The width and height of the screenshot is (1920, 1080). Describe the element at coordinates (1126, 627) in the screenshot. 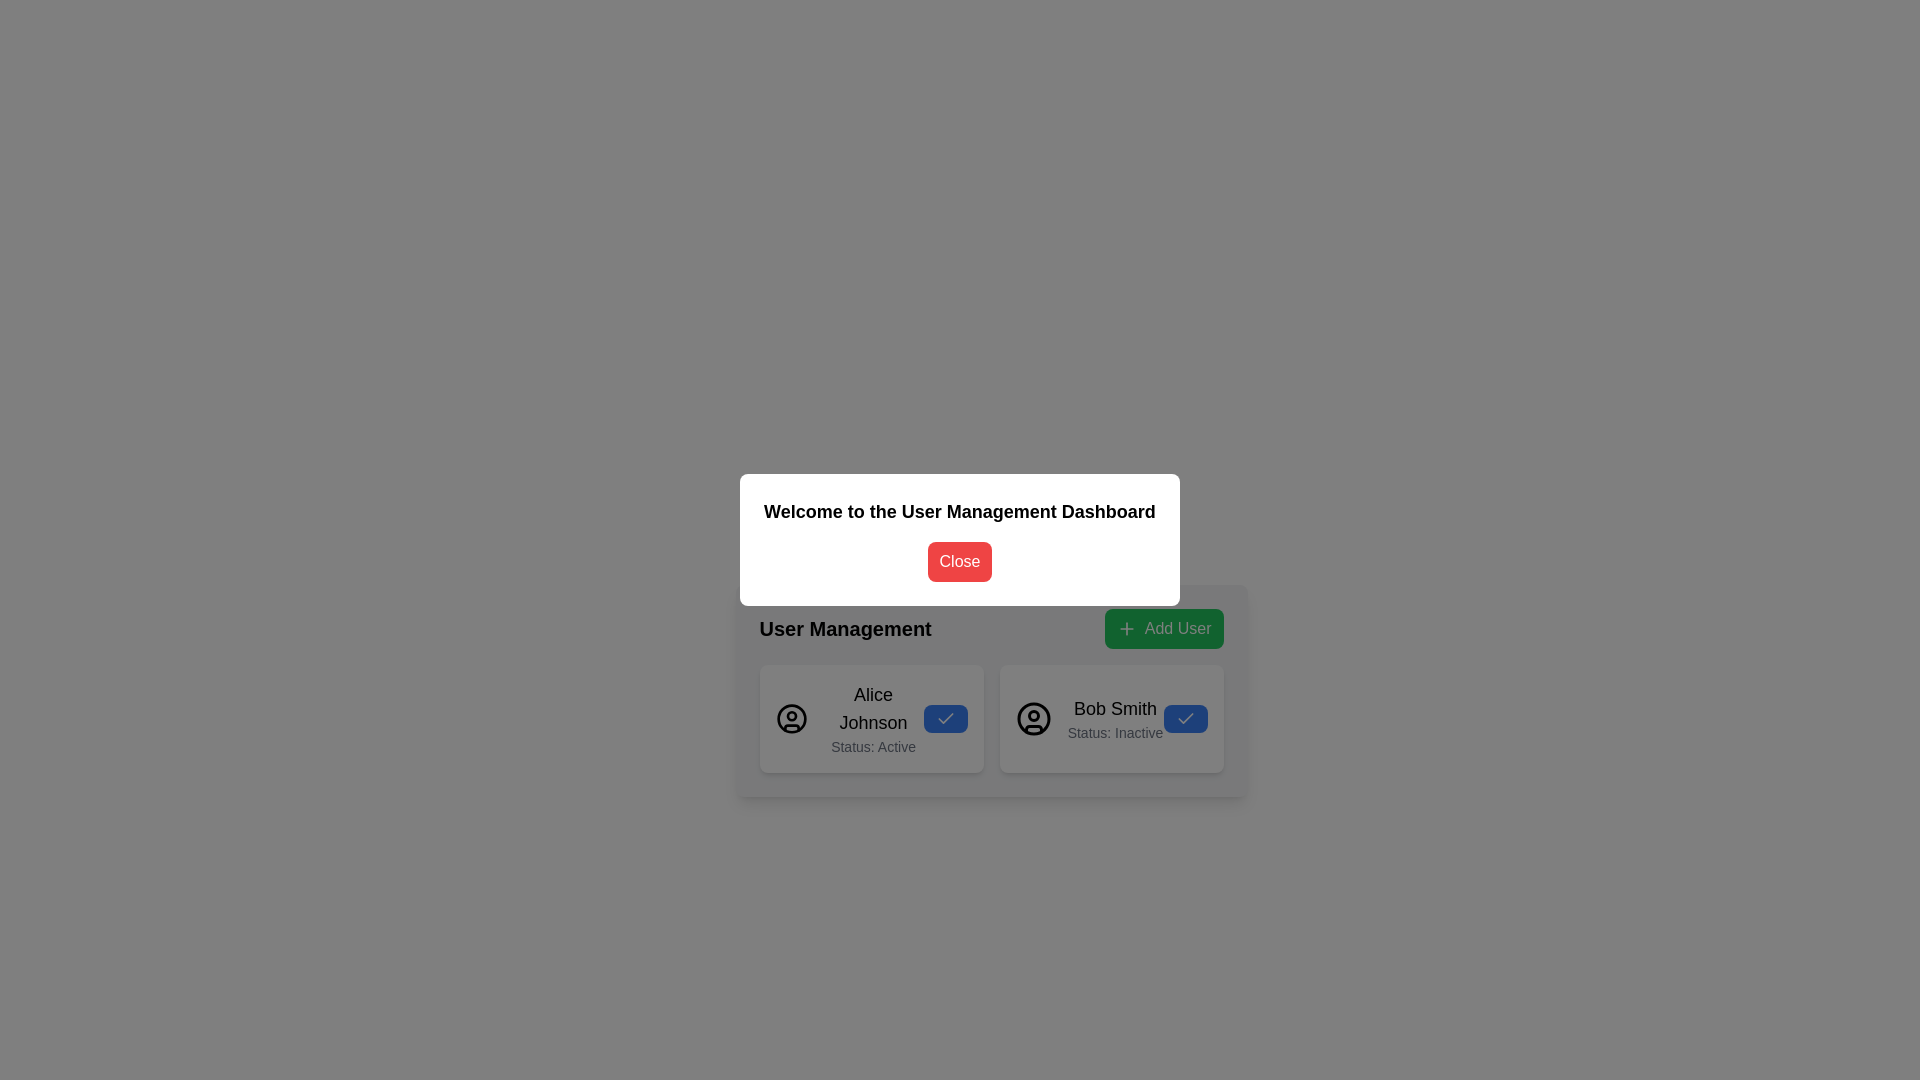

I see `the green 'Add User' button containing the plus sign icon, which is located in the top-right corner of the user management section` at that location.